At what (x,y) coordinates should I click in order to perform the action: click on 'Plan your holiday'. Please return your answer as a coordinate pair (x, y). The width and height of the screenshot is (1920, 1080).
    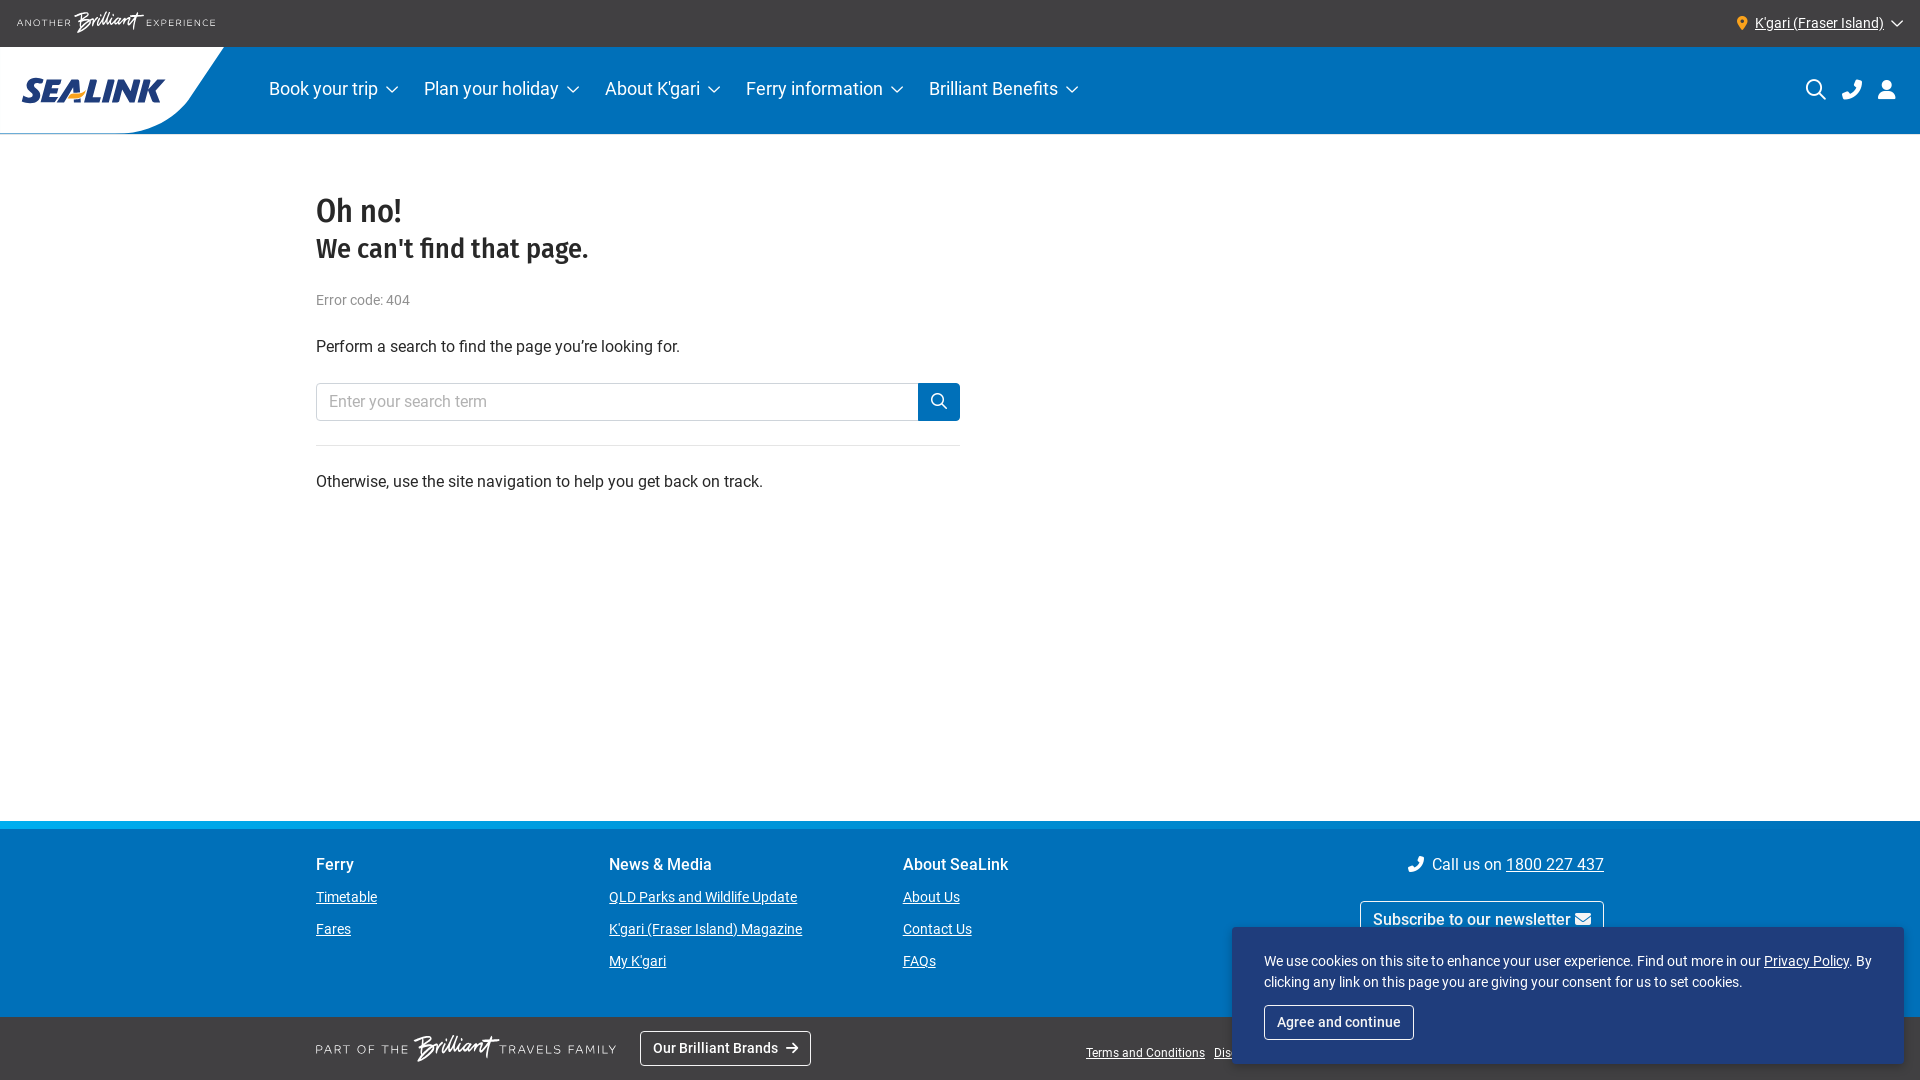
    Looking at the image, I should click on (501, 90).